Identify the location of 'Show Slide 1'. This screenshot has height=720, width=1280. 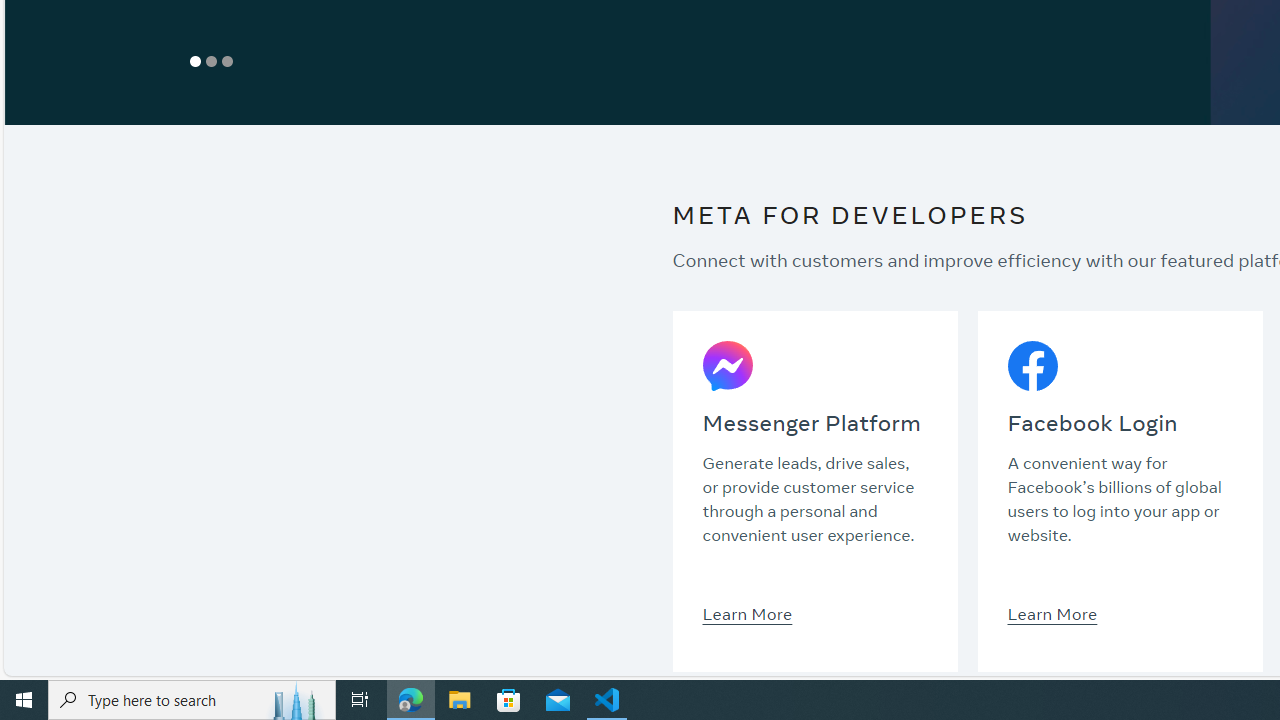
(195, 60).